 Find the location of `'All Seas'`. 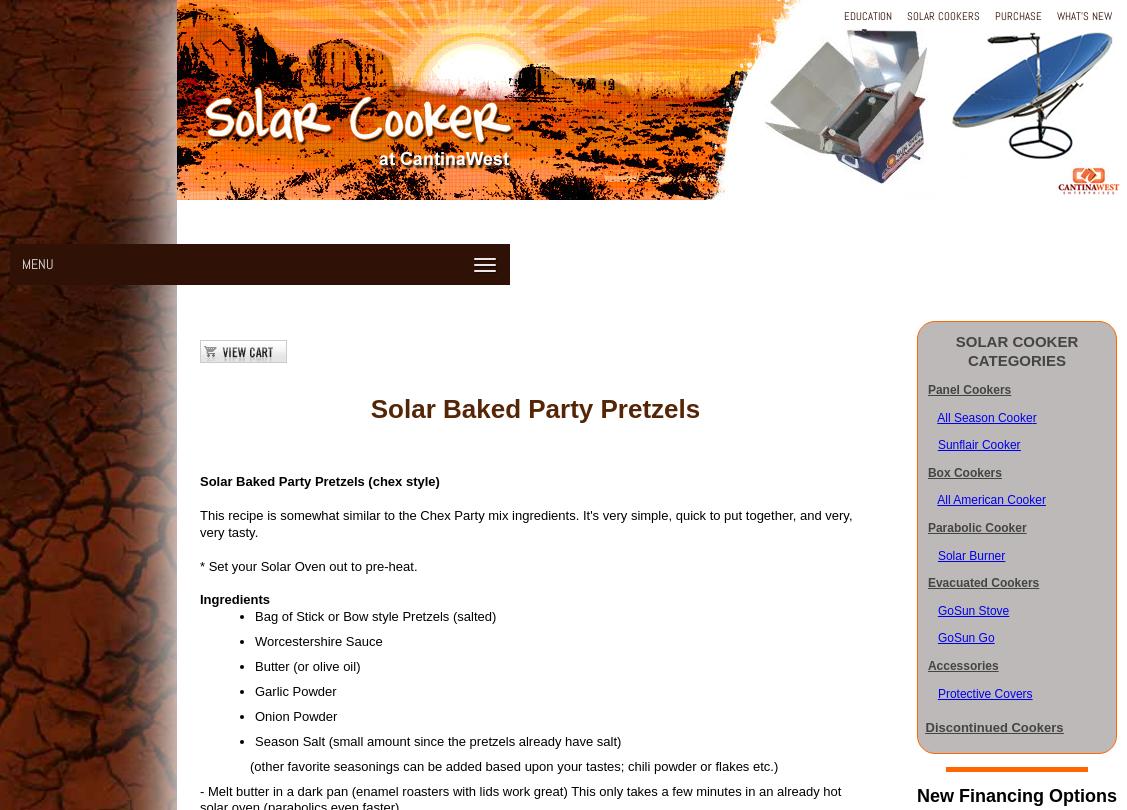

'All Seas' is located at coordinates (958, 416).